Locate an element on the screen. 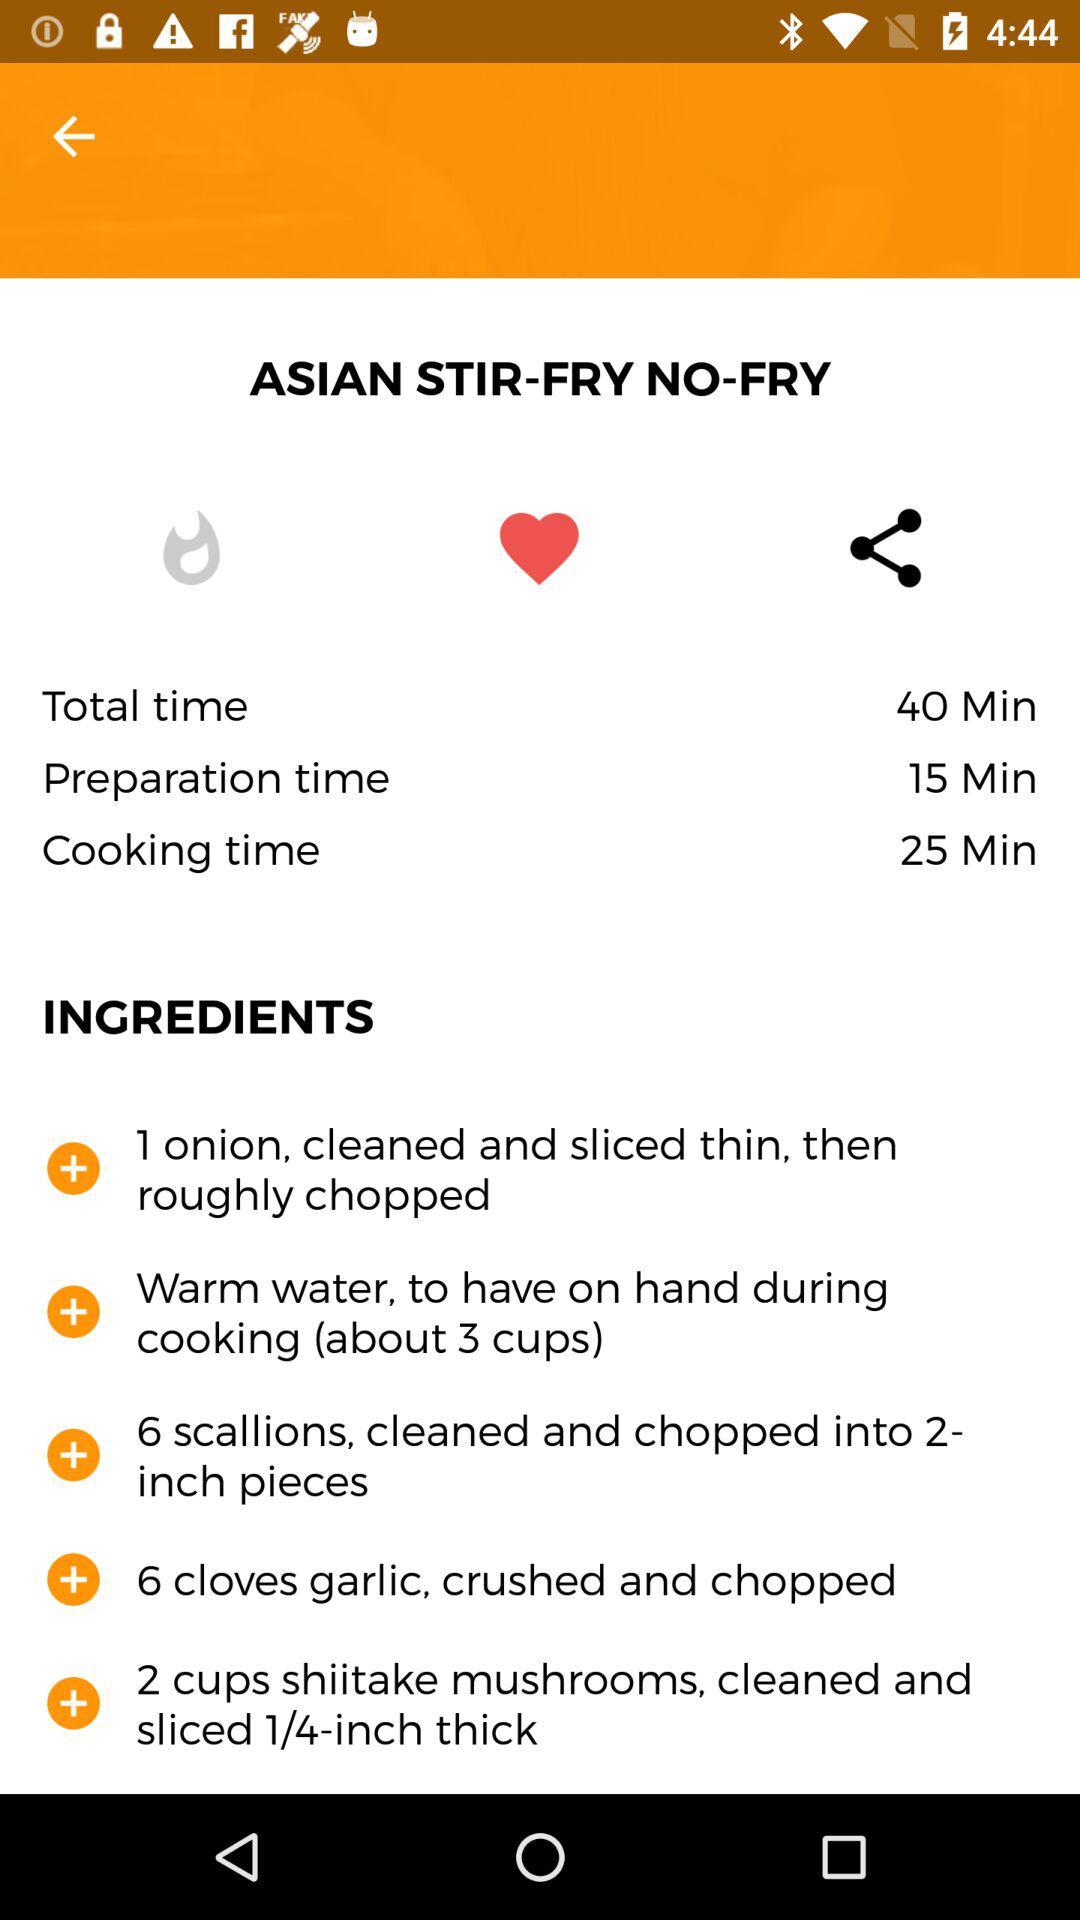  the third add icon is located at coordinates (72, 1454).